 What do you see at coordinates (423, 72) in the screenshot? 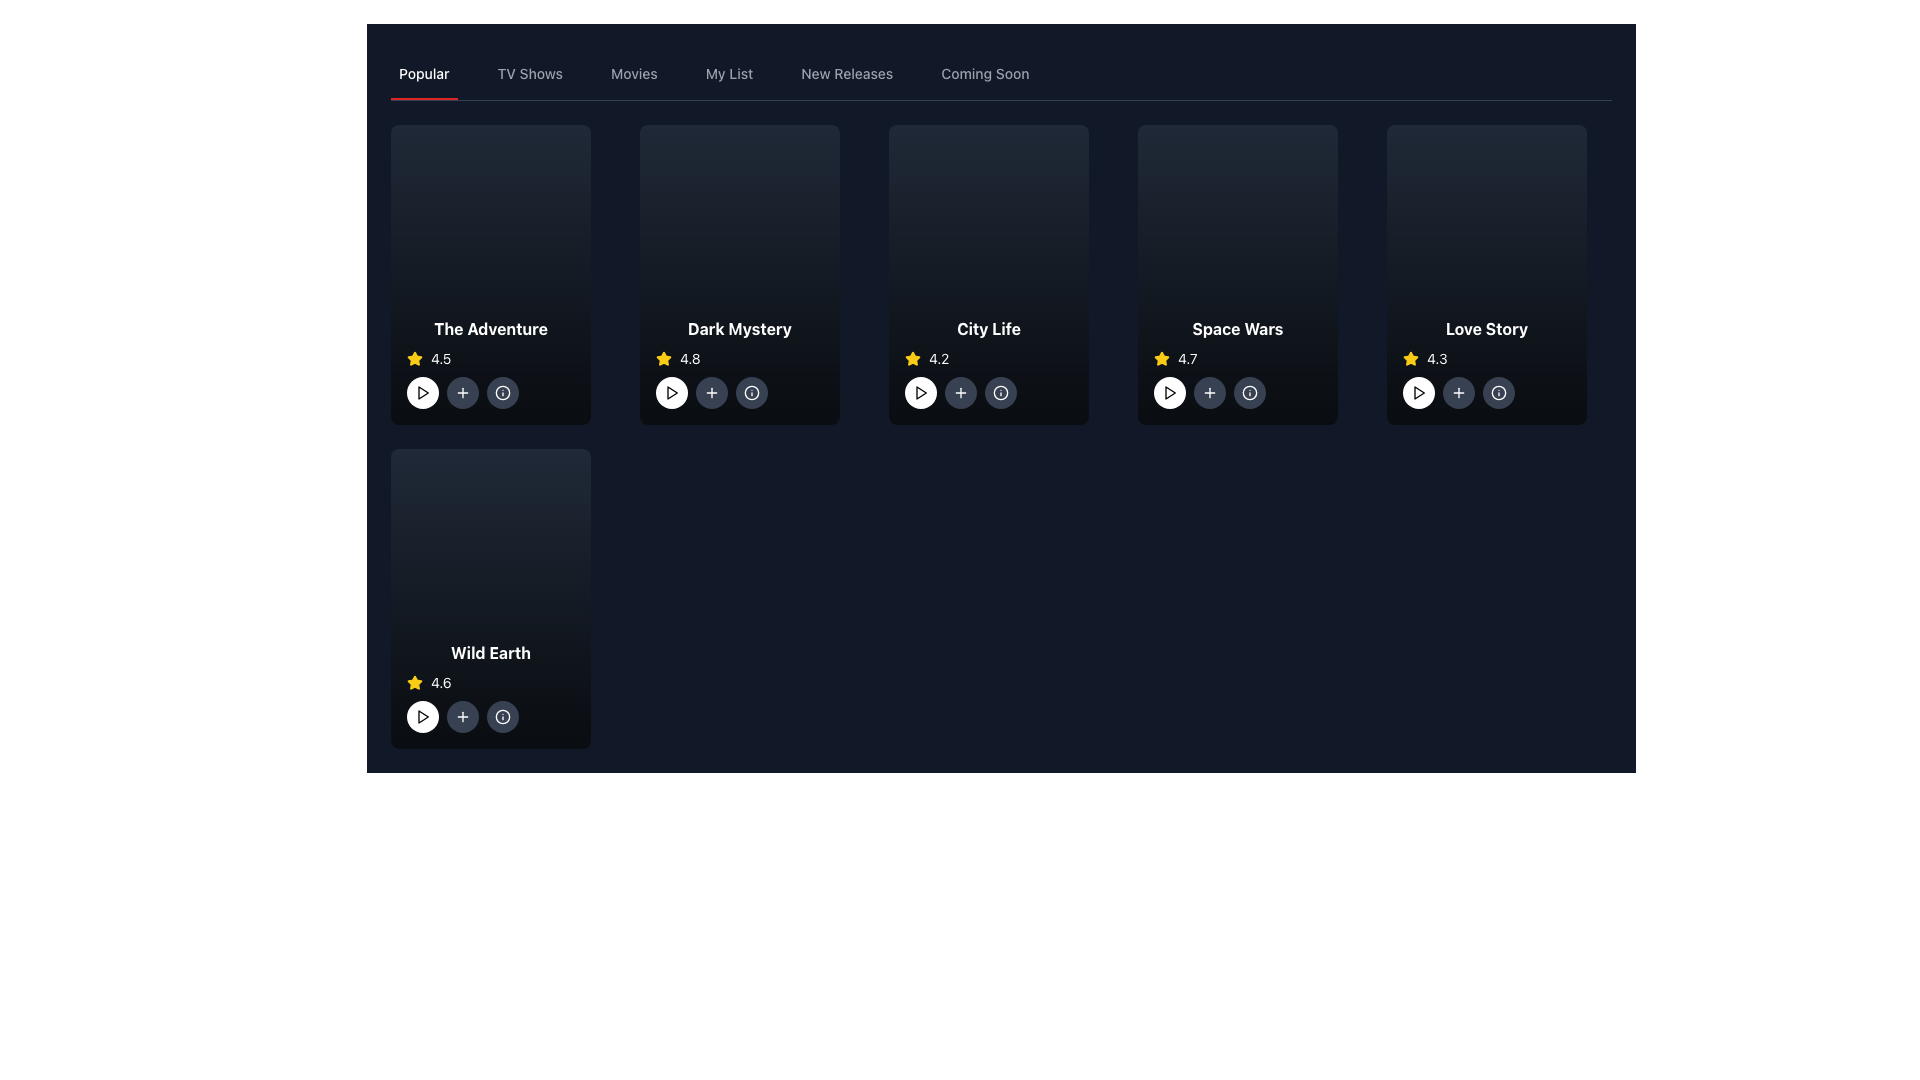
I see `the 'Popular' text link, which is styled with a white font and a small red underline, located in the top-left of the navigation menu` at bounding box center [423, 72].